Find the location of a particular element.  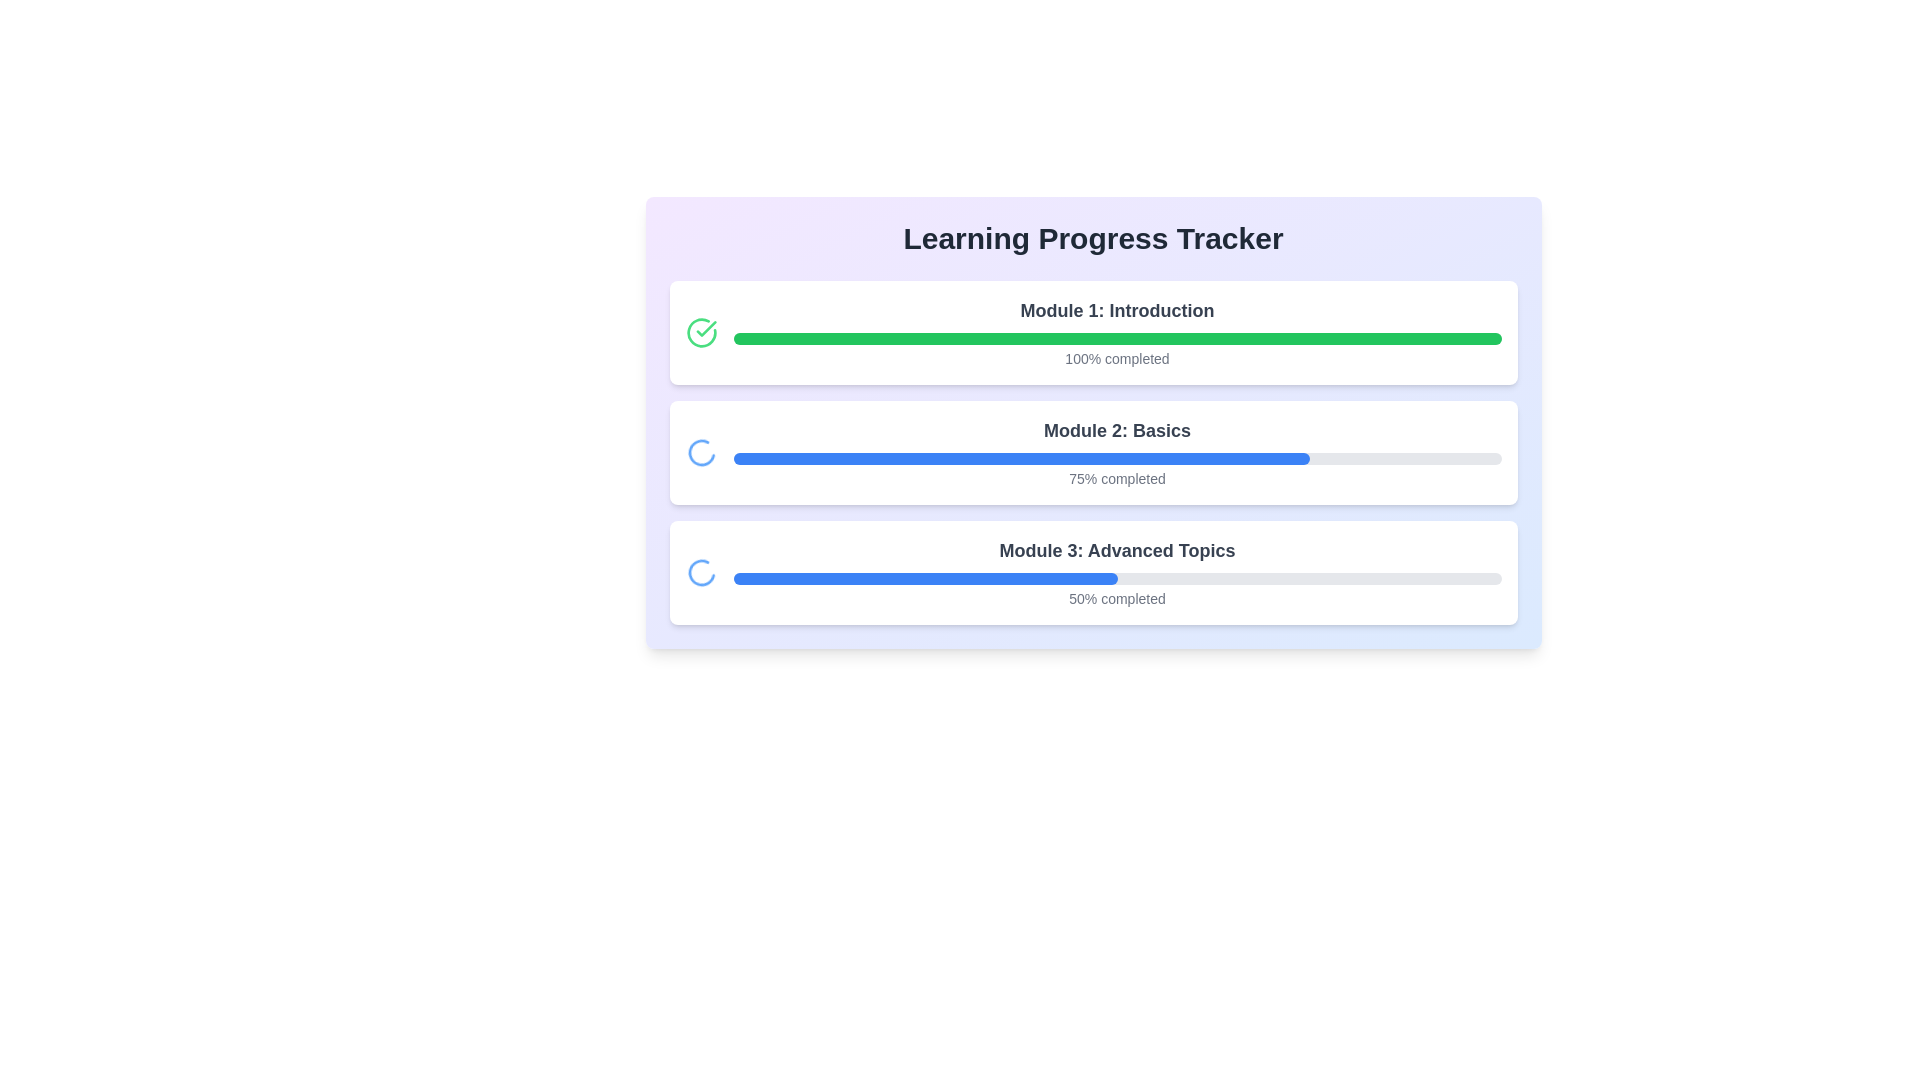

the Progress card that displays the completion progress of 'Module 2: Basics' in the Learning Progress Tracker section is located at coordinates (1092, 452).